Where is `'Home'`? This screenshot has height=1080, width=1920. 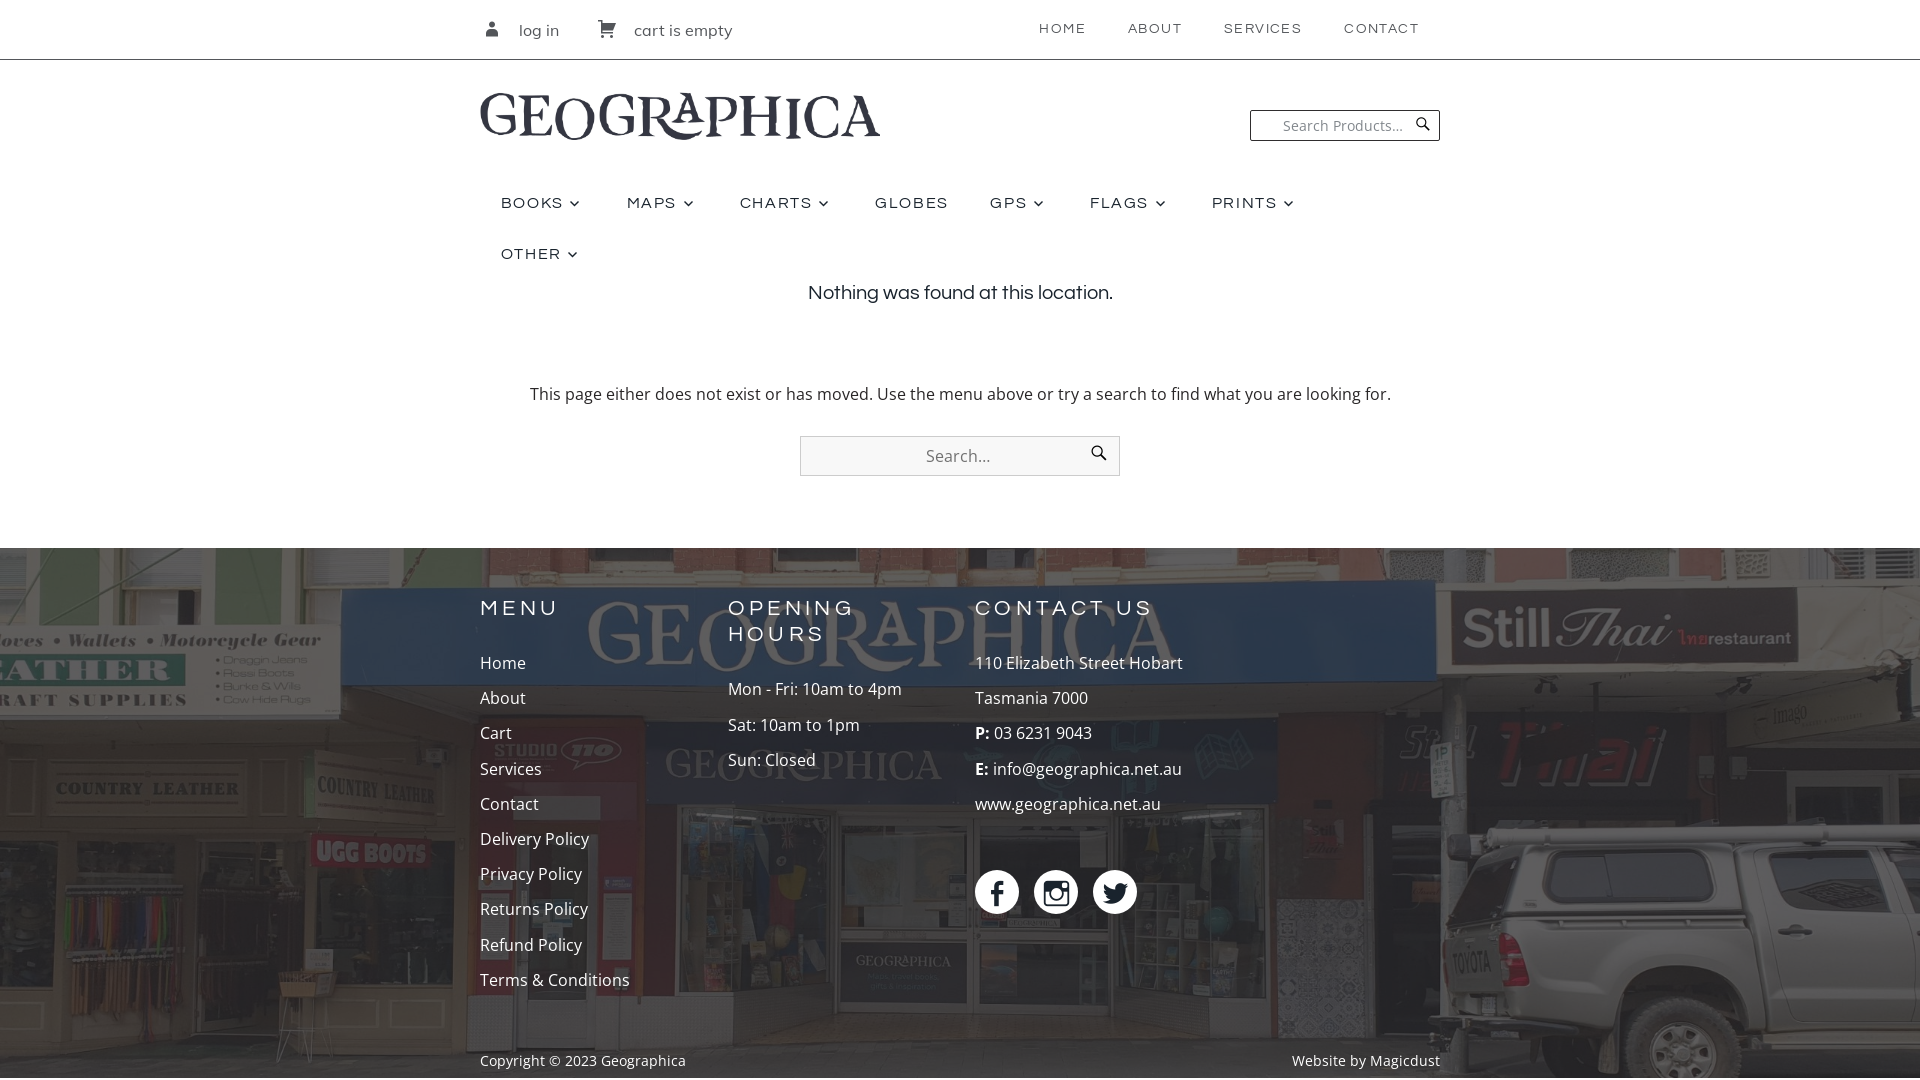
'Home' is located at coordinates (503, 663).